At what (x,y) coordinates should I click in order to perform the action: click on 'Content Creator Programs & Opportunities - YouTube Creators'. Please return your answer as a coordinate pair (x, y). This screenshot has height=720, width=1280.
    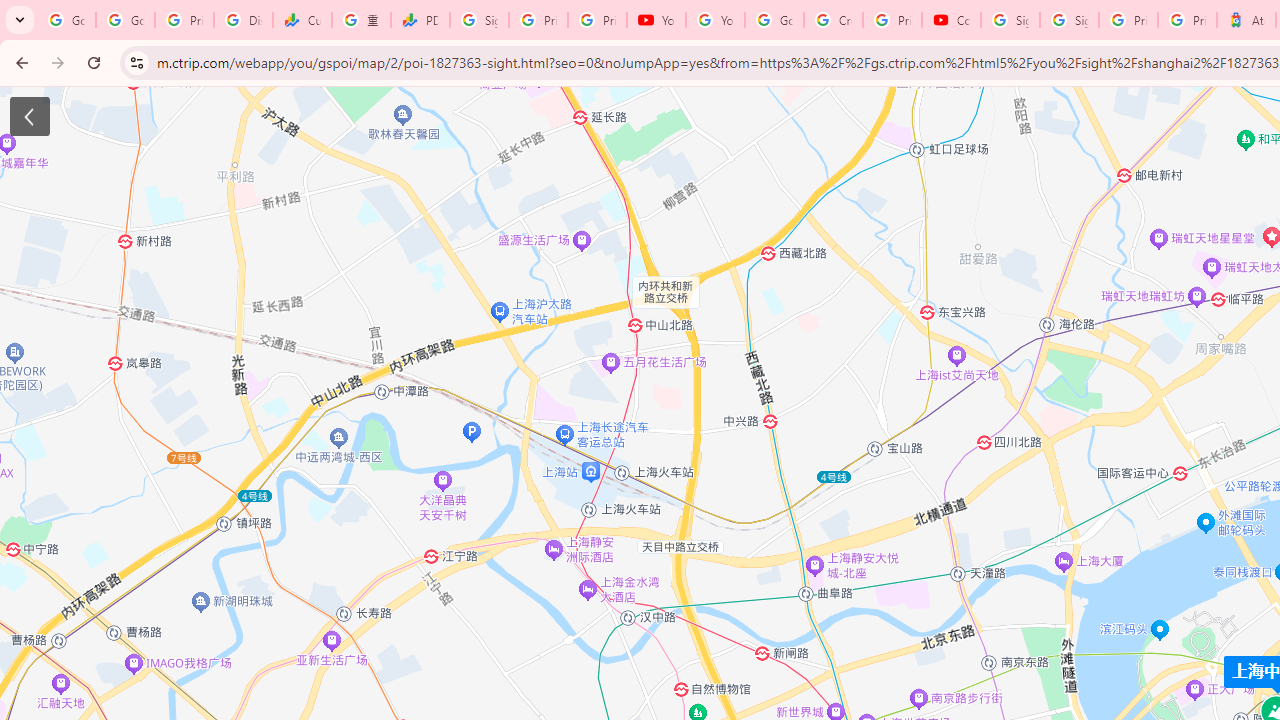
    Looking at the image, I should click on (950, 20).